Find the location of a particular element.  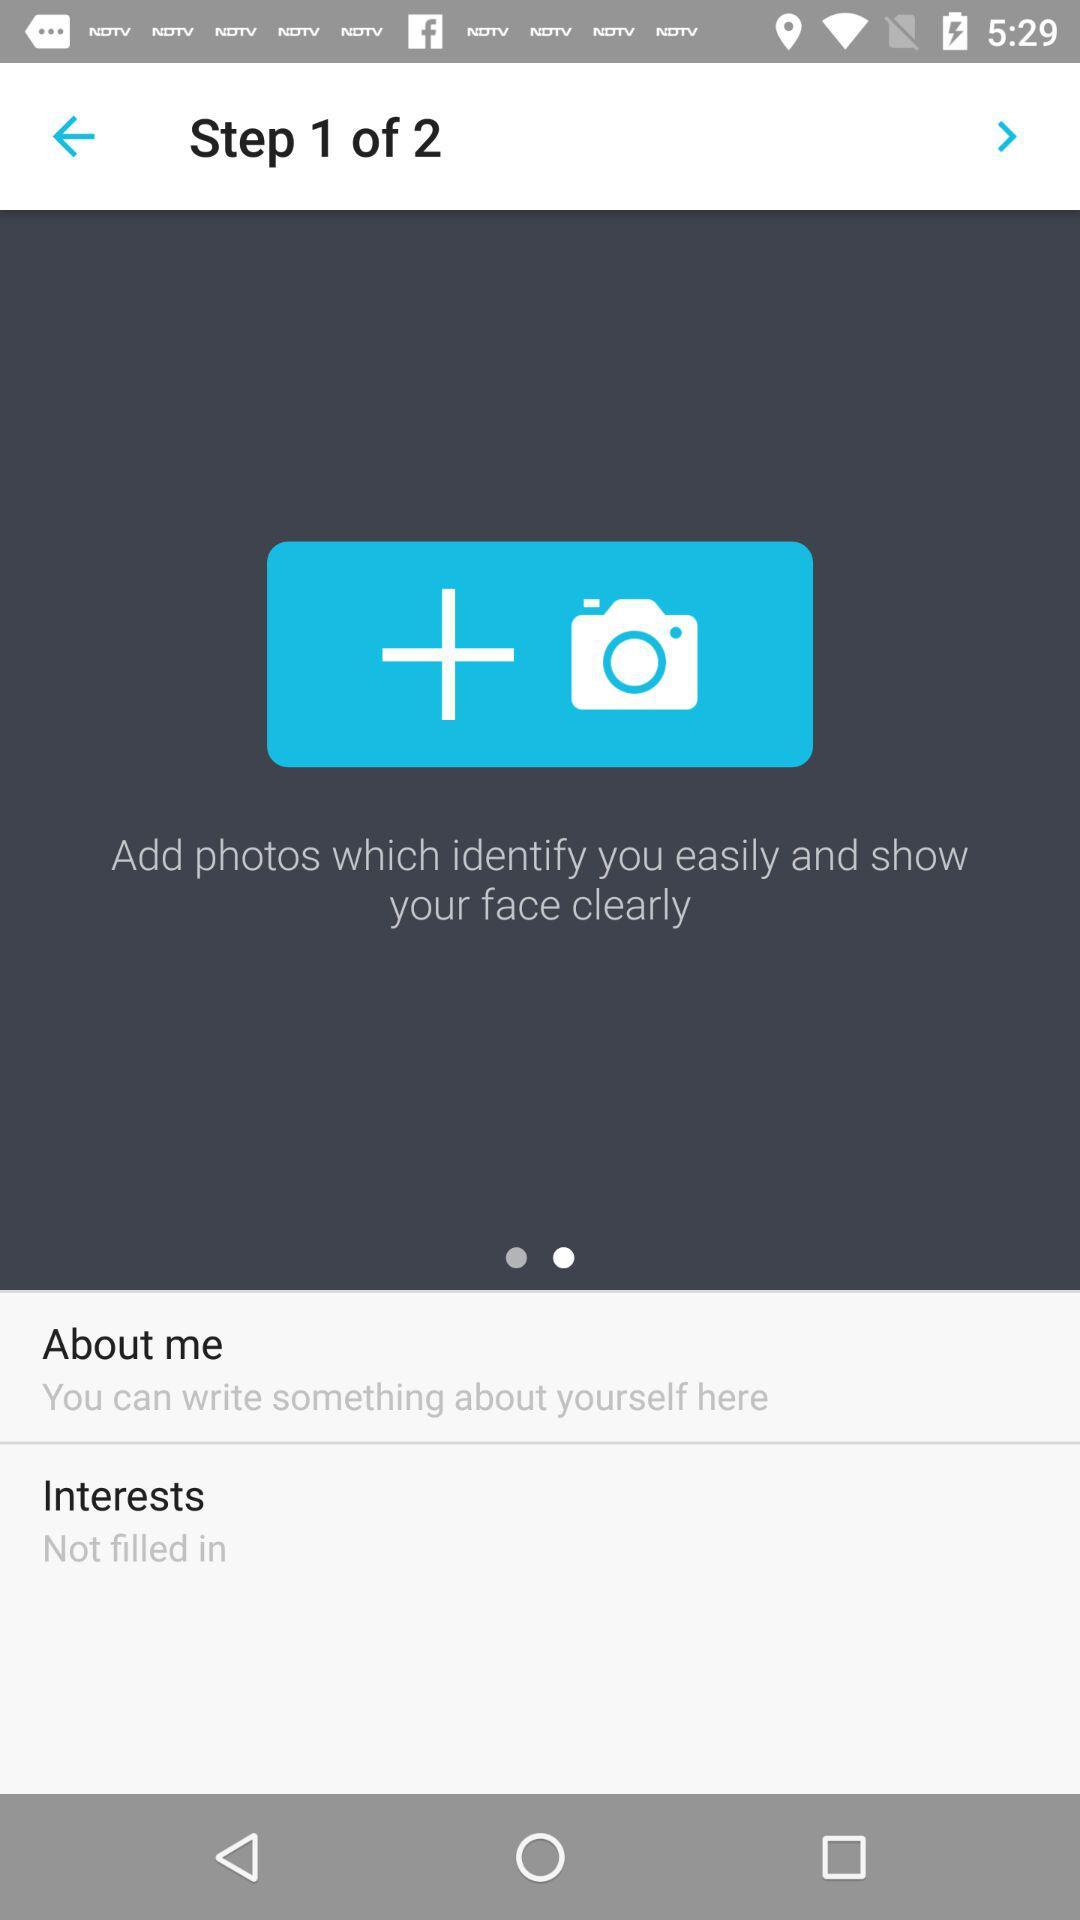

go back is located at coordinates (72, 135).